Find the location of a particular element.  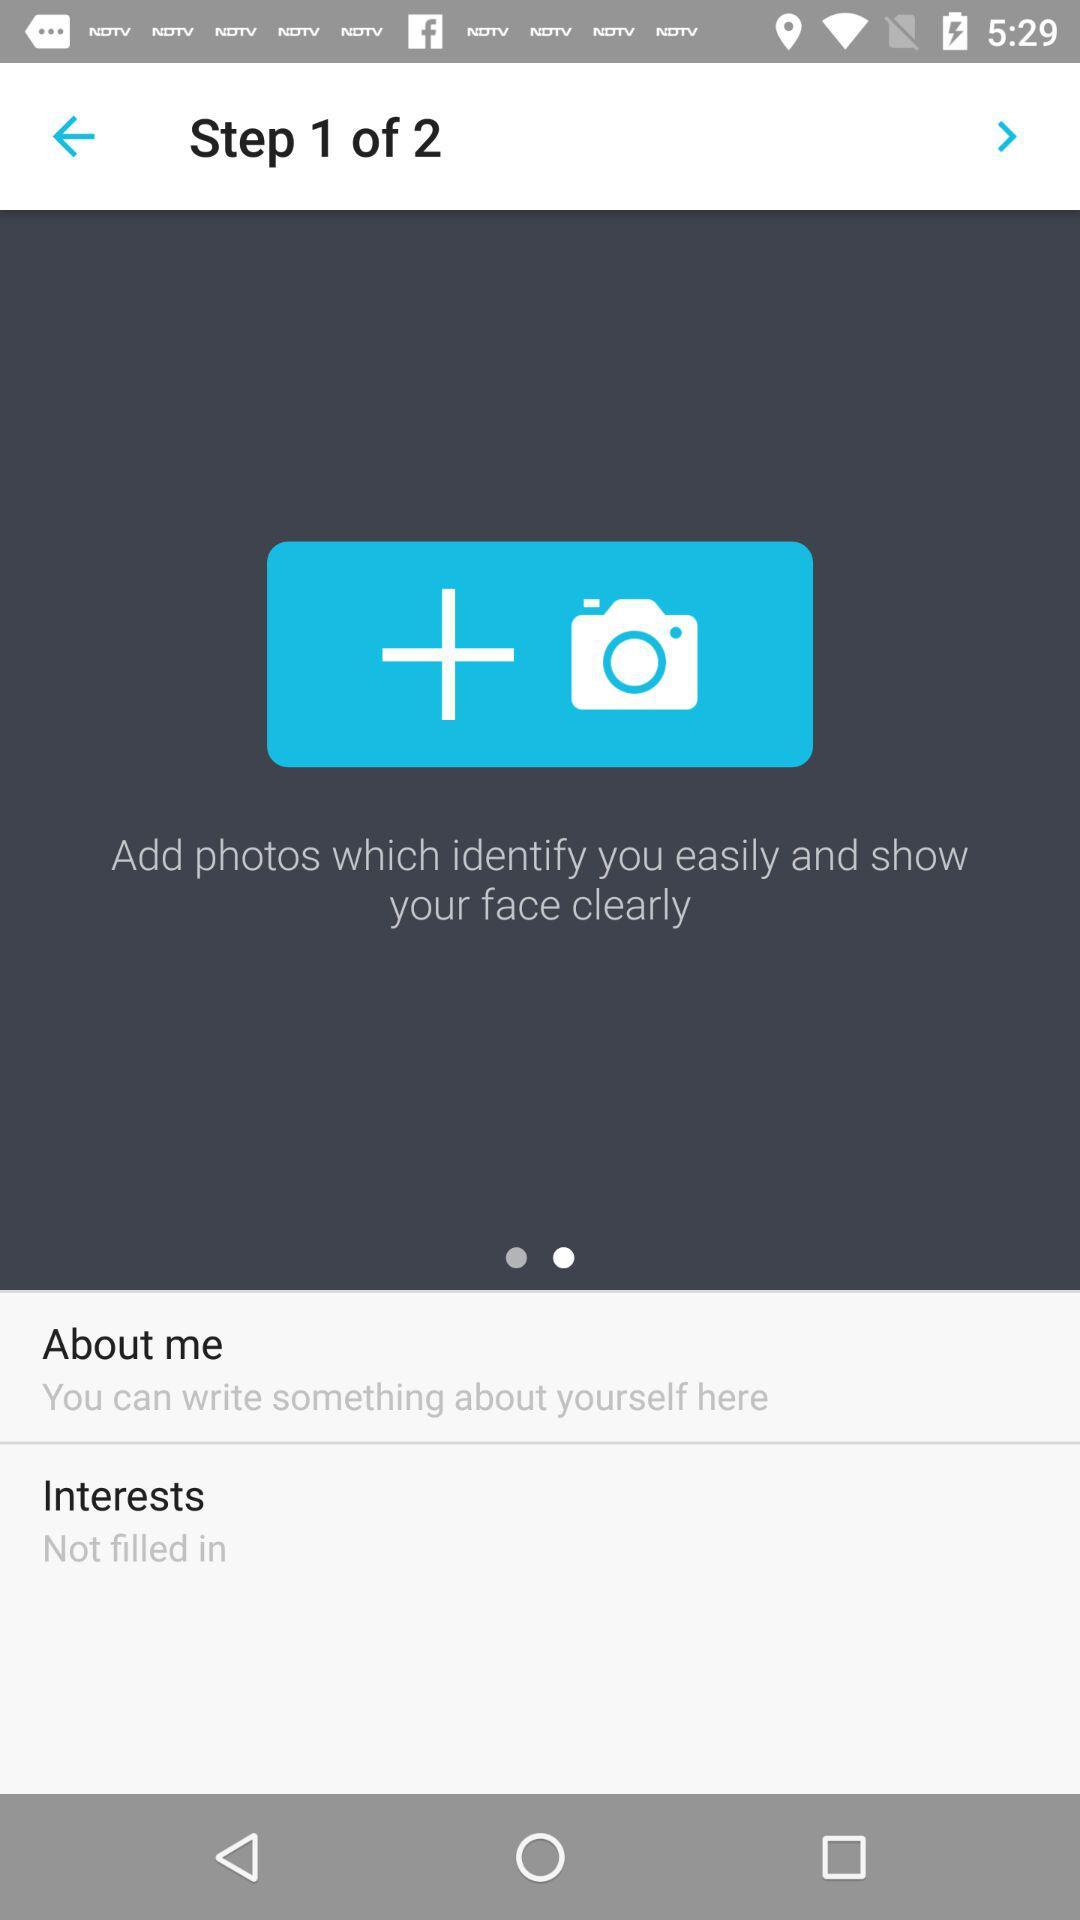

go back is located at coordinates (72, 135).